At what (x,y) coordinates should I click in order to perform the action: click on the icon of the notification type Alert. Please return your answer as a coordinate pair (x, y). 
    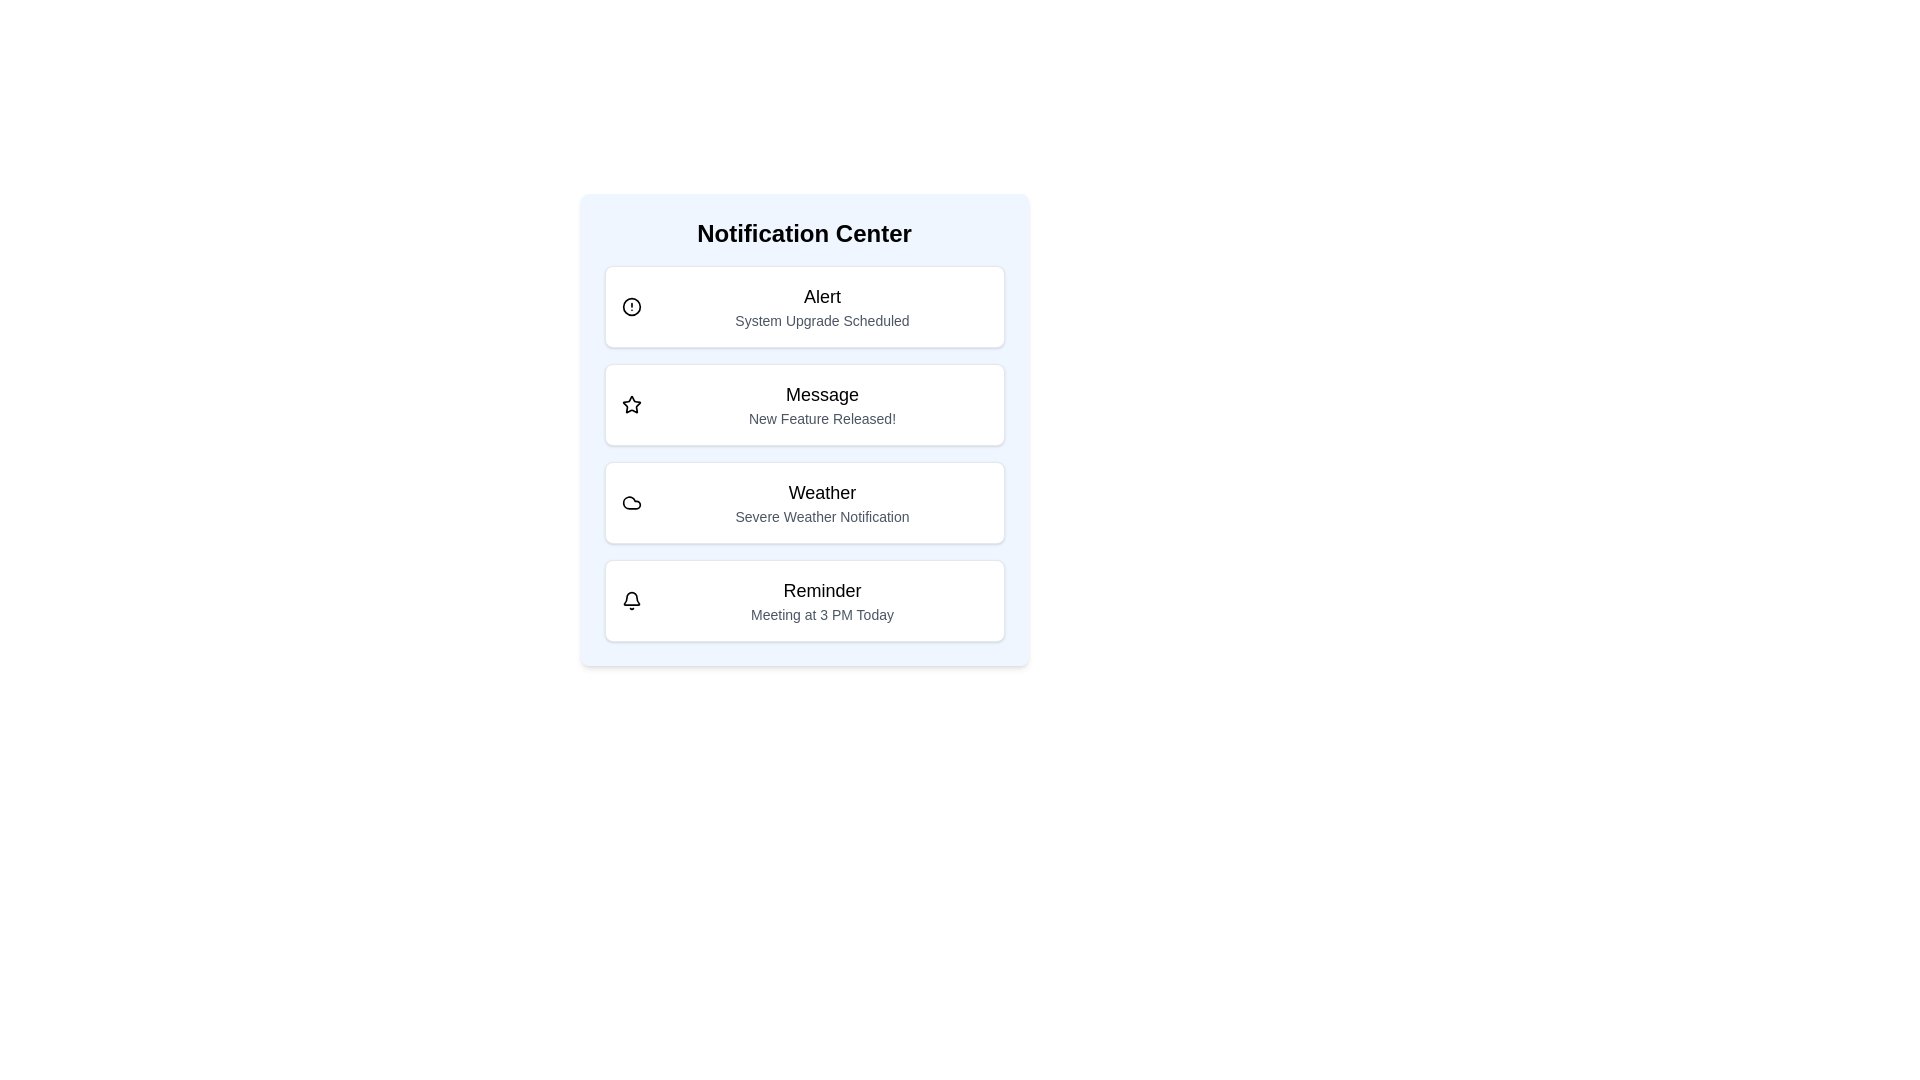
    Looking at the image, I should click on (630, 307).